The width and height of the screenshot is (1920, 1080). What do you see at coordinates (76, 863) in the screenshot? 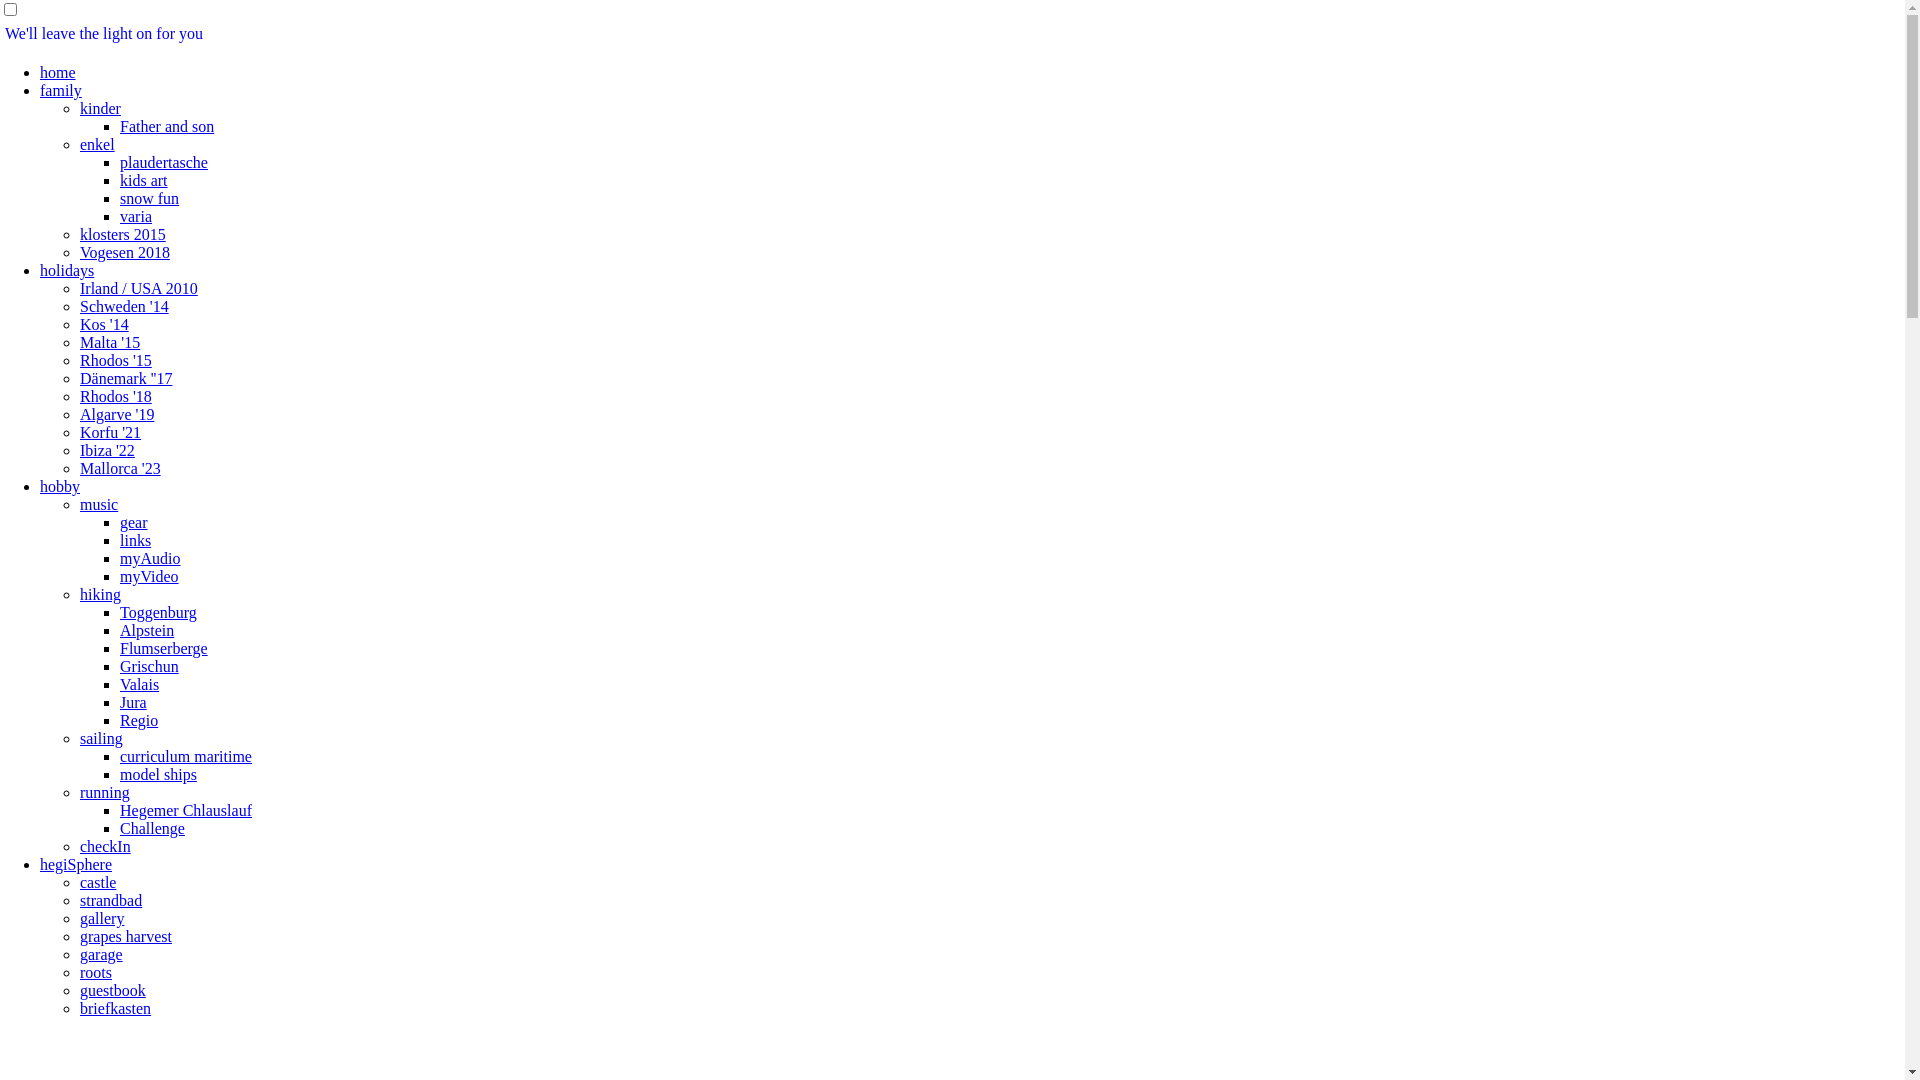
I see `'hegiSphere'` at bounding box center [76, 863].